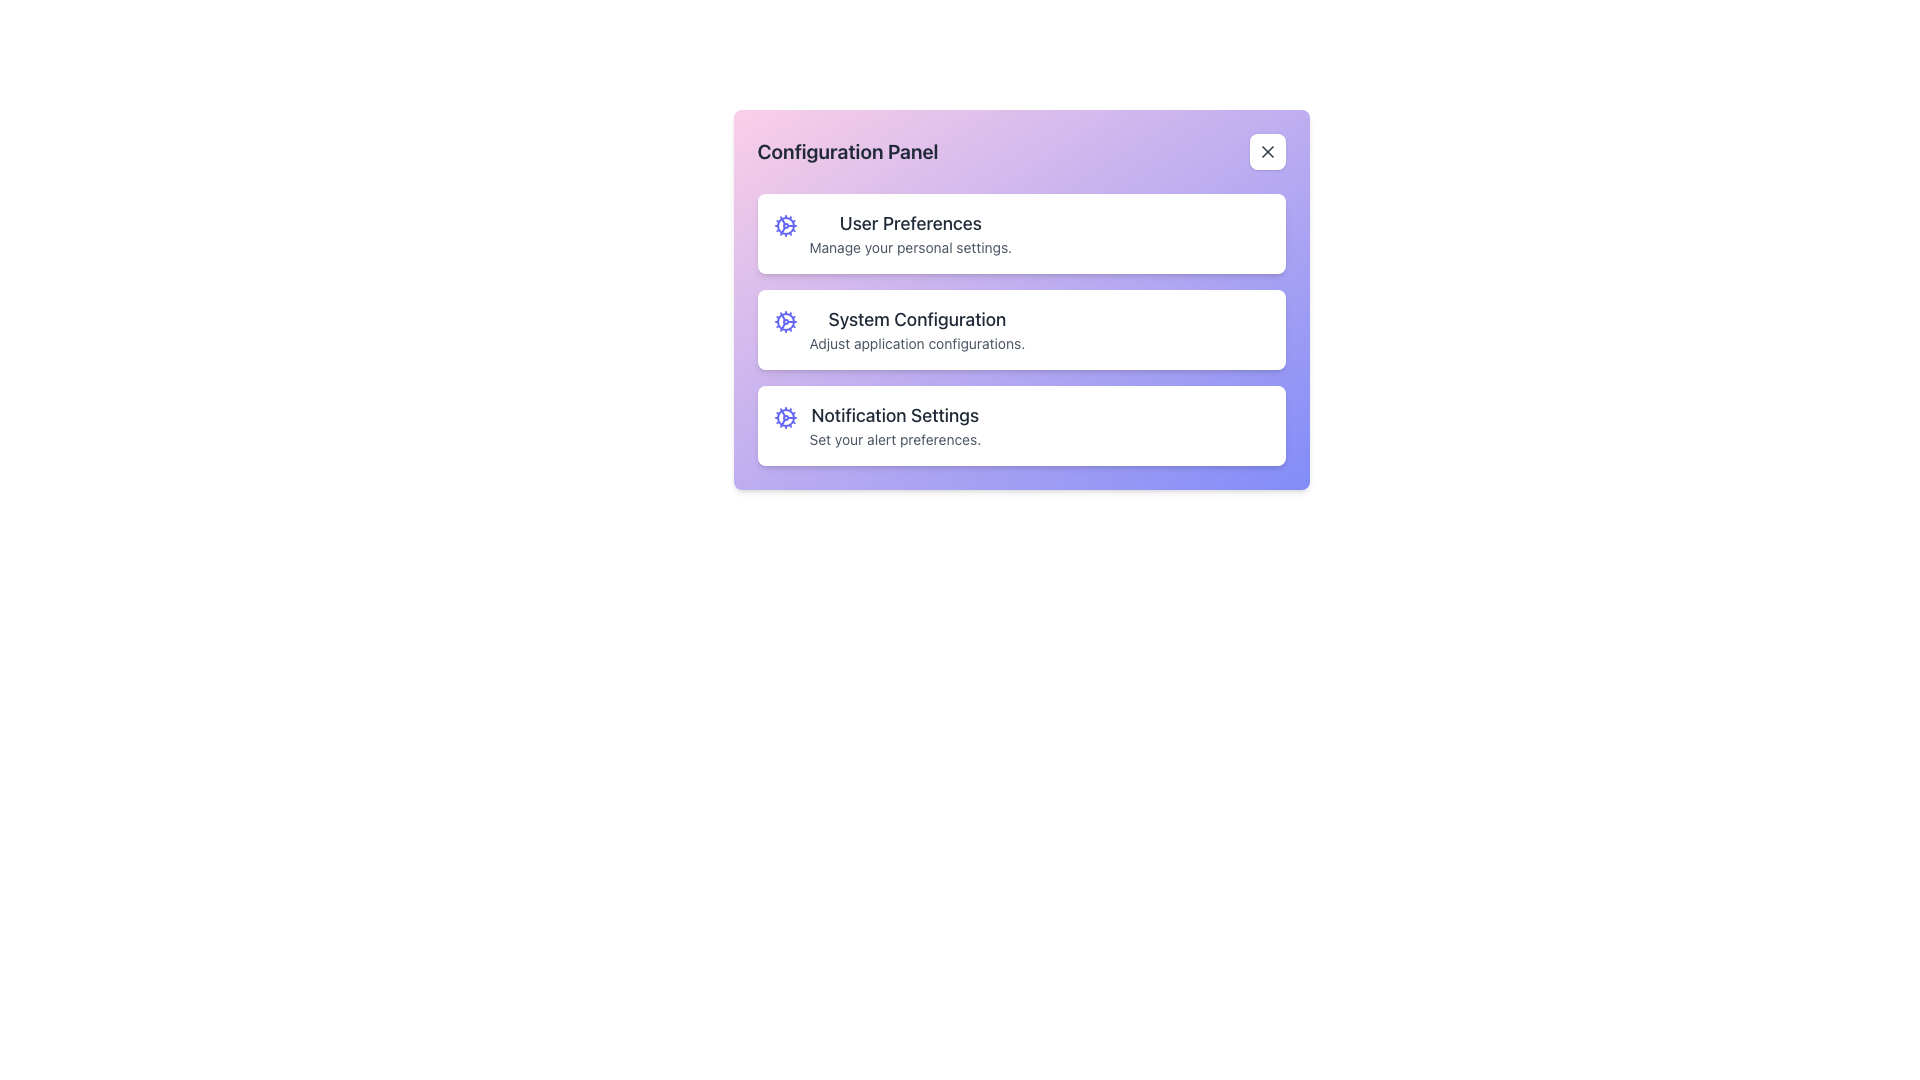 The image size is (1920, 1080). I want to click on on the 'System Configuration' interactive label, so click(916, 329).